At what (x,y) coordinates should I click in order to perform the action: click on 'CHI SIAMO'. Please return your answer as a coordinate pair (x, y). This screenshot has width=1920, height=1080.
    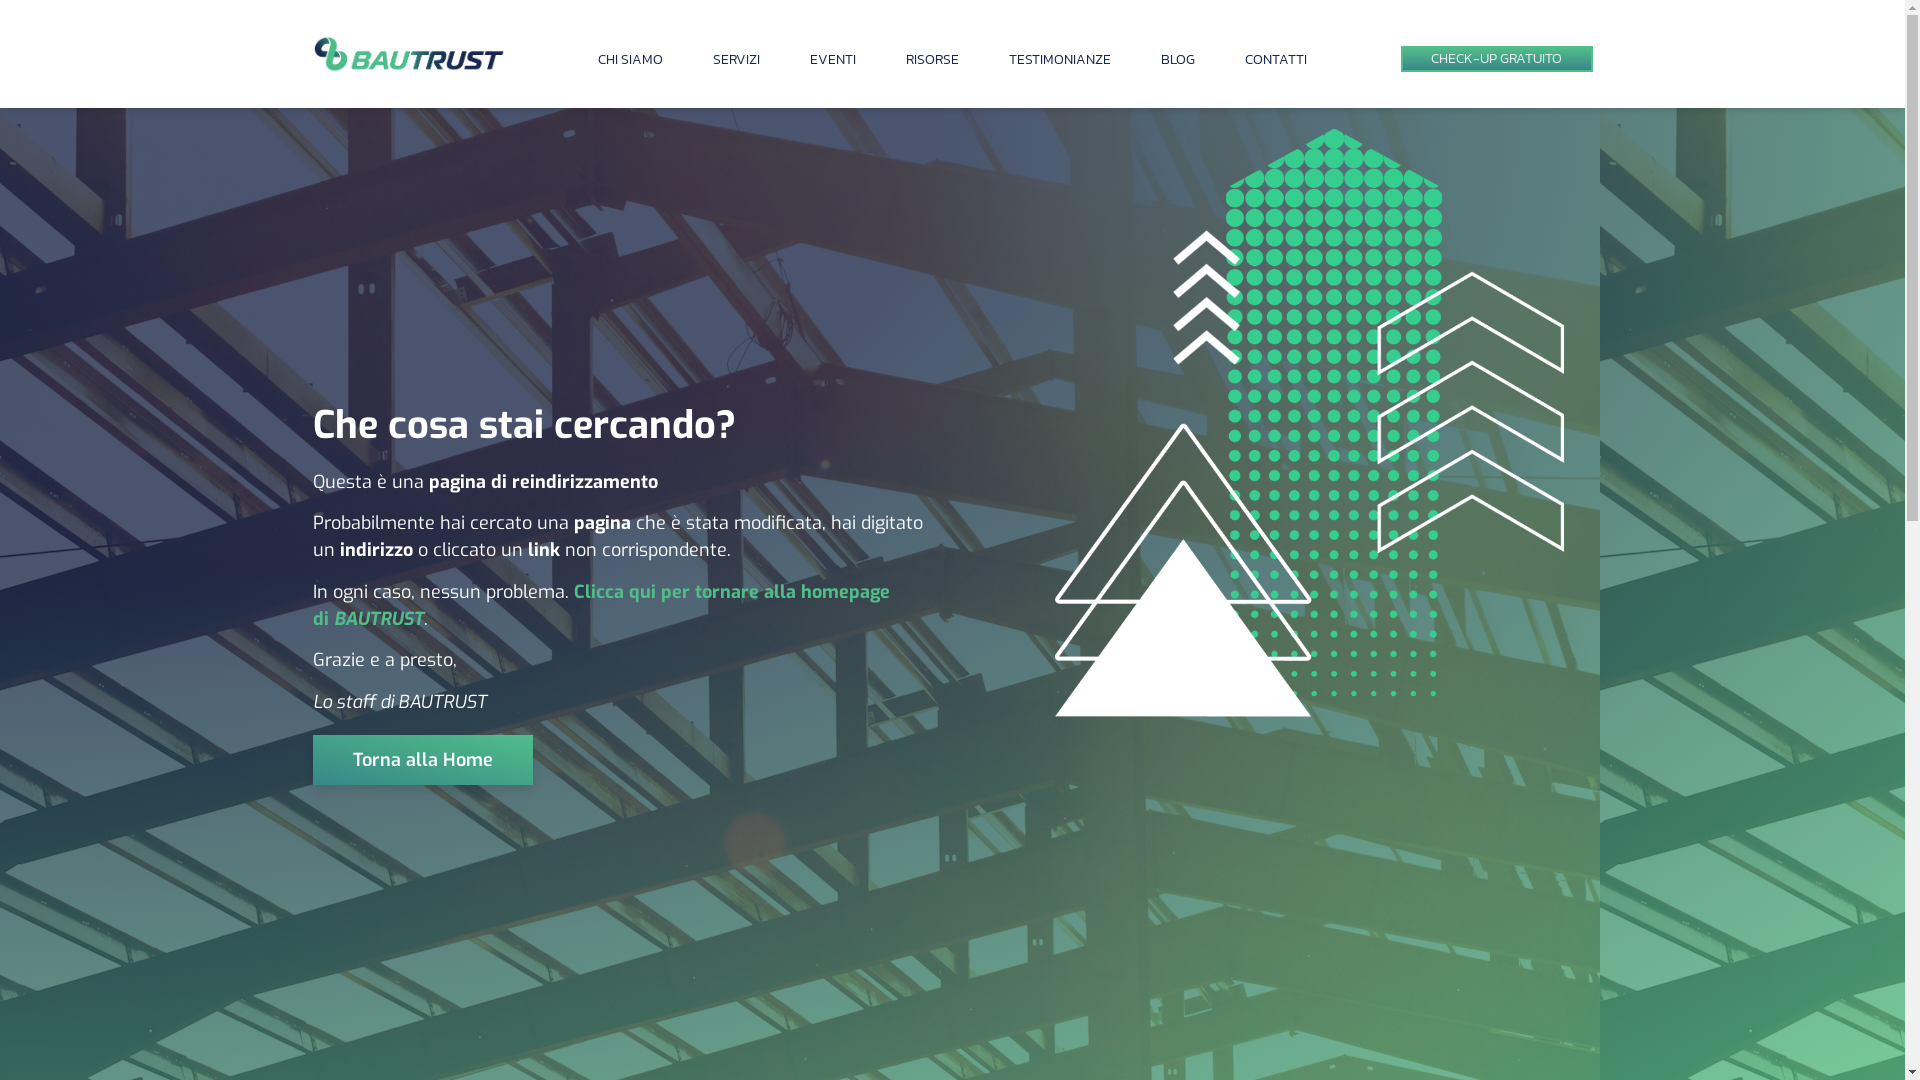
    Looking at the image, I should click on (629, 59).